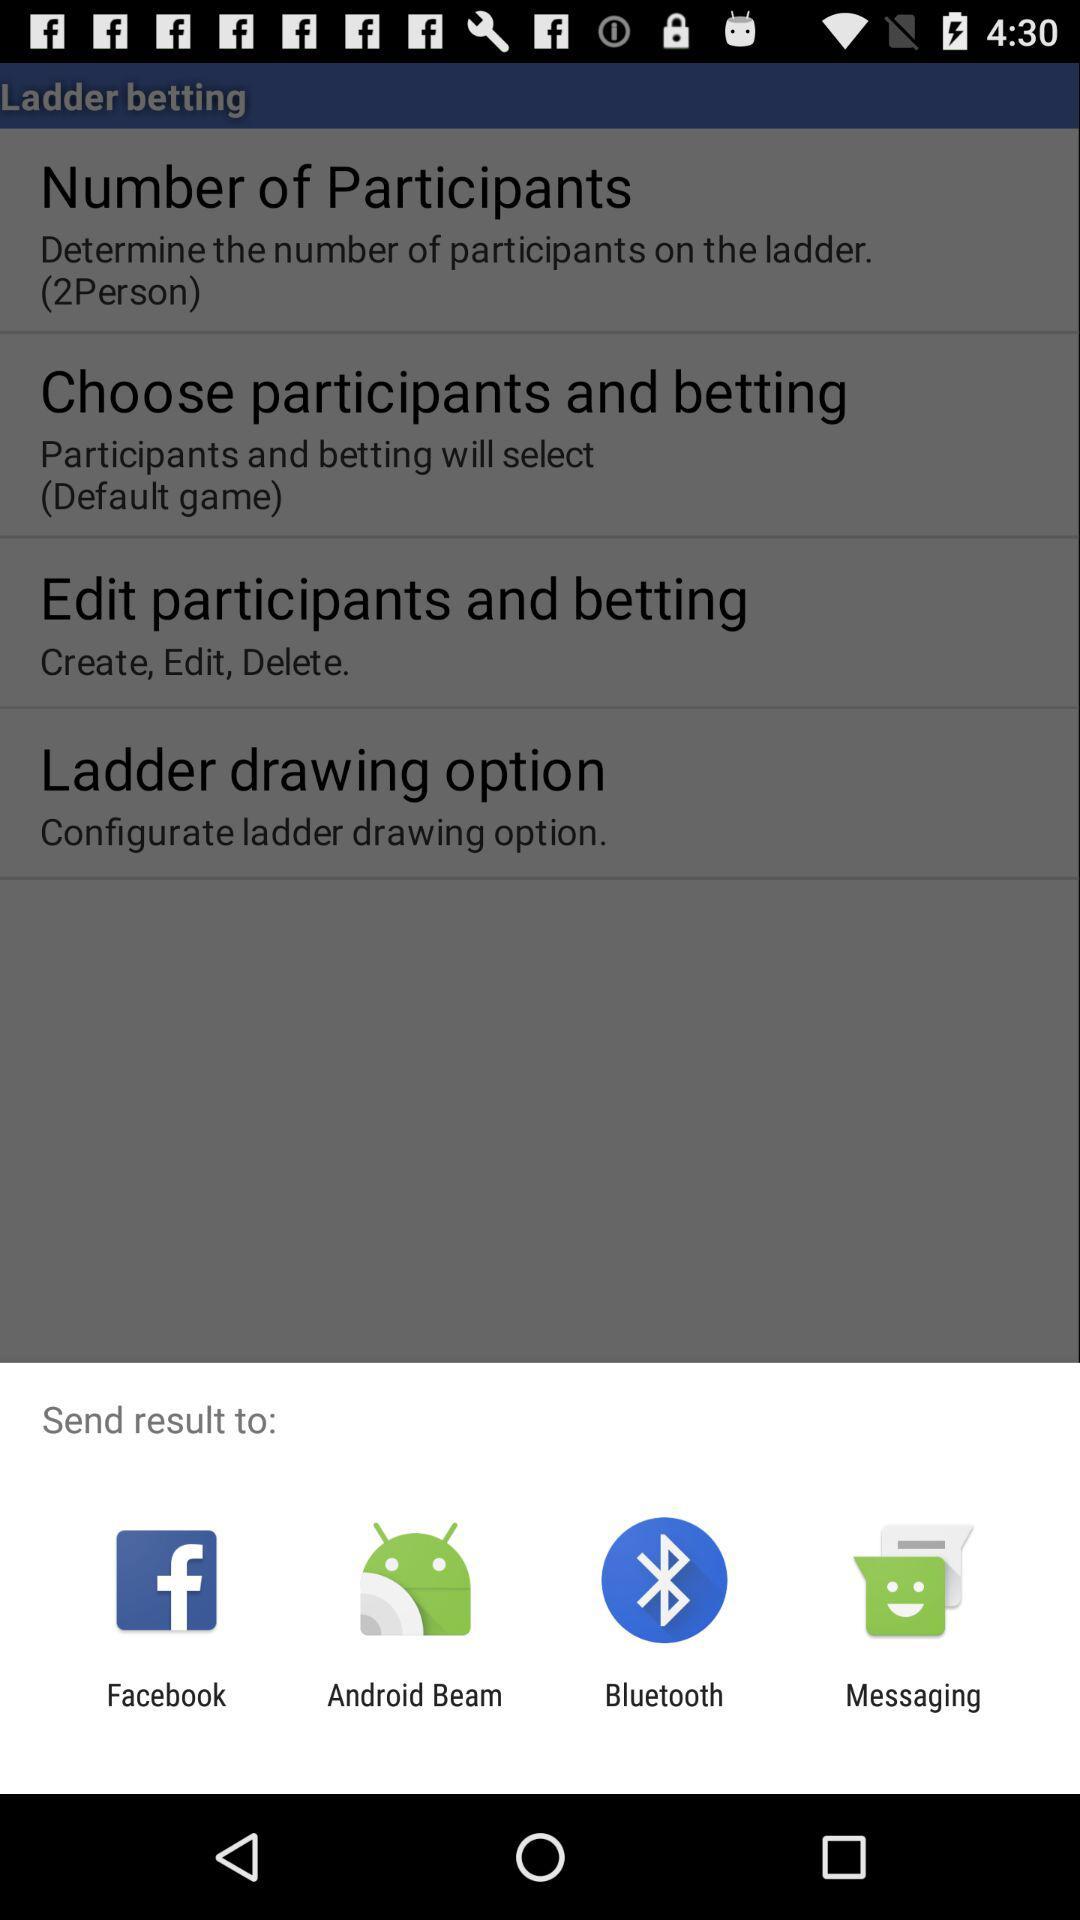  I want to click on the app next to the bluetooth icon, so click(913, 1711).